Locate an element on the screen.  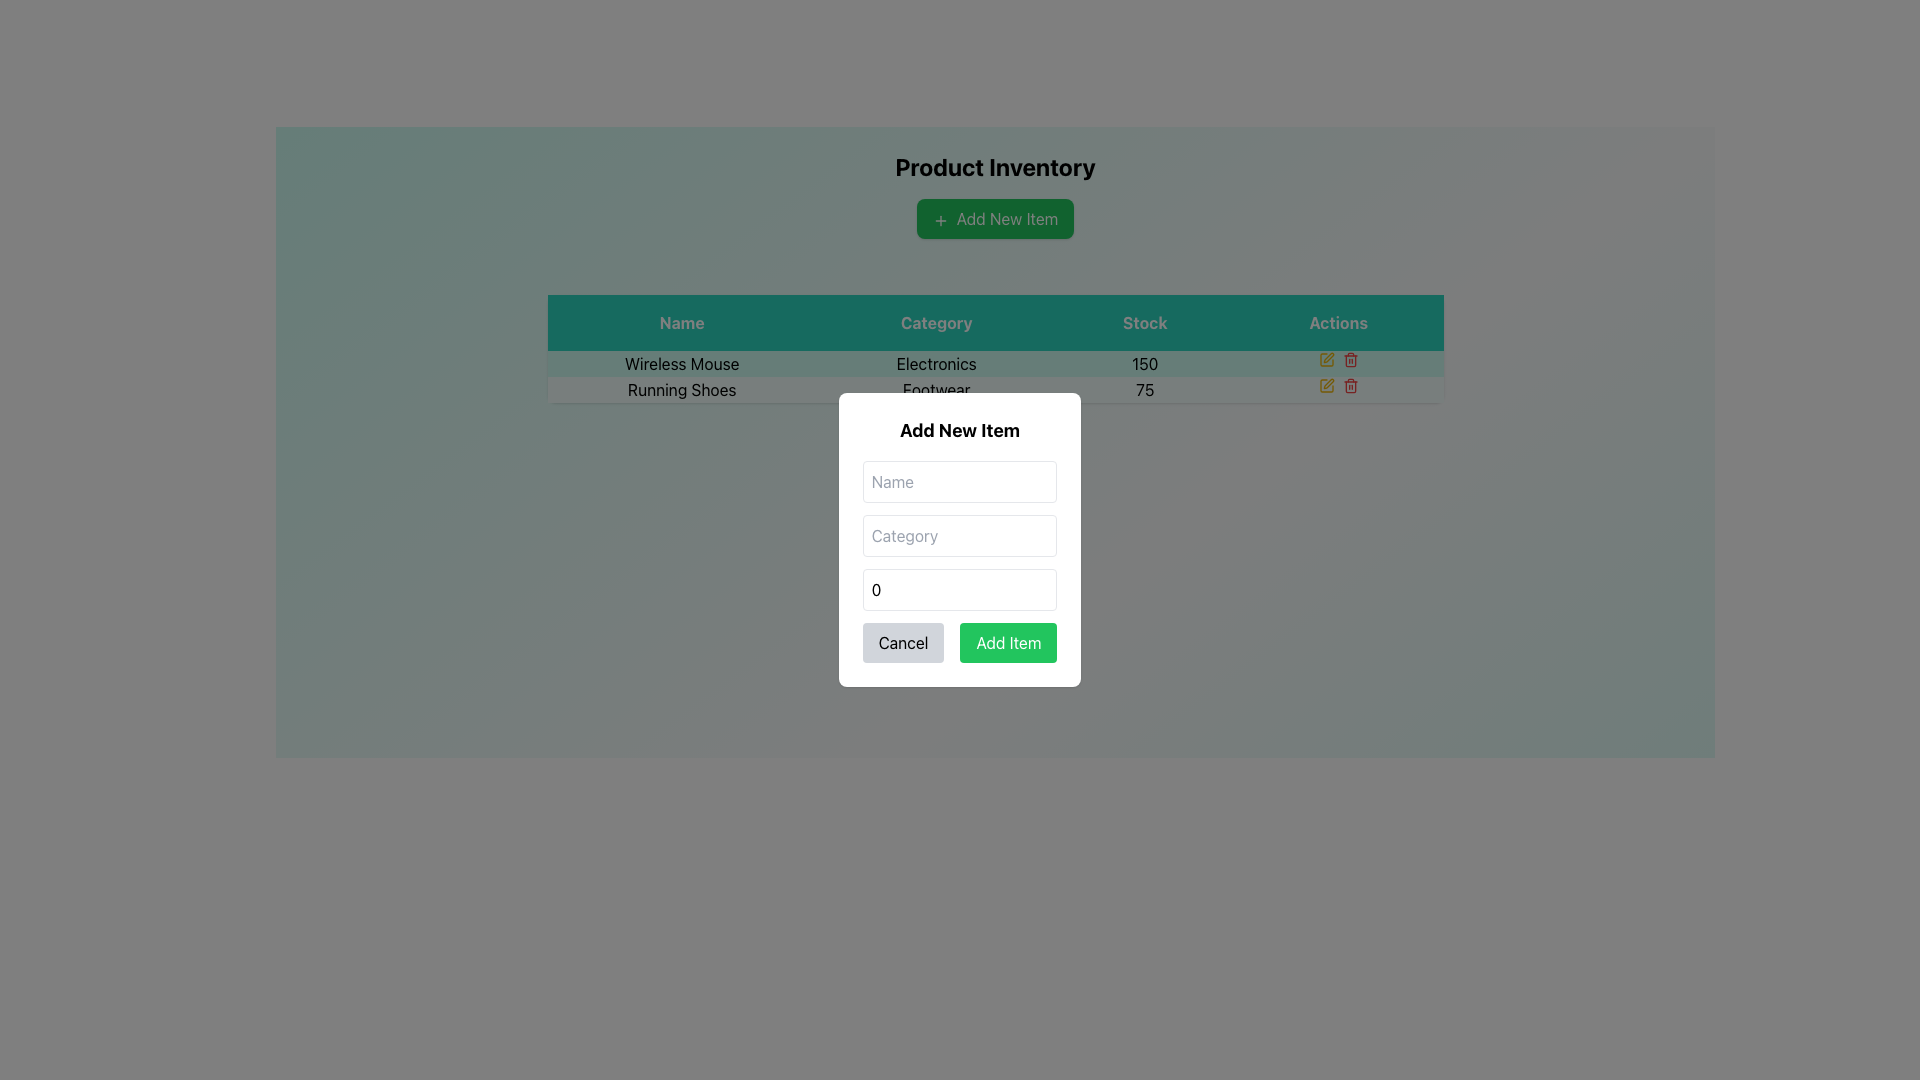
the edit button located in the first row of the table in the 'Actions' column is located at coordinates (1326, 358).